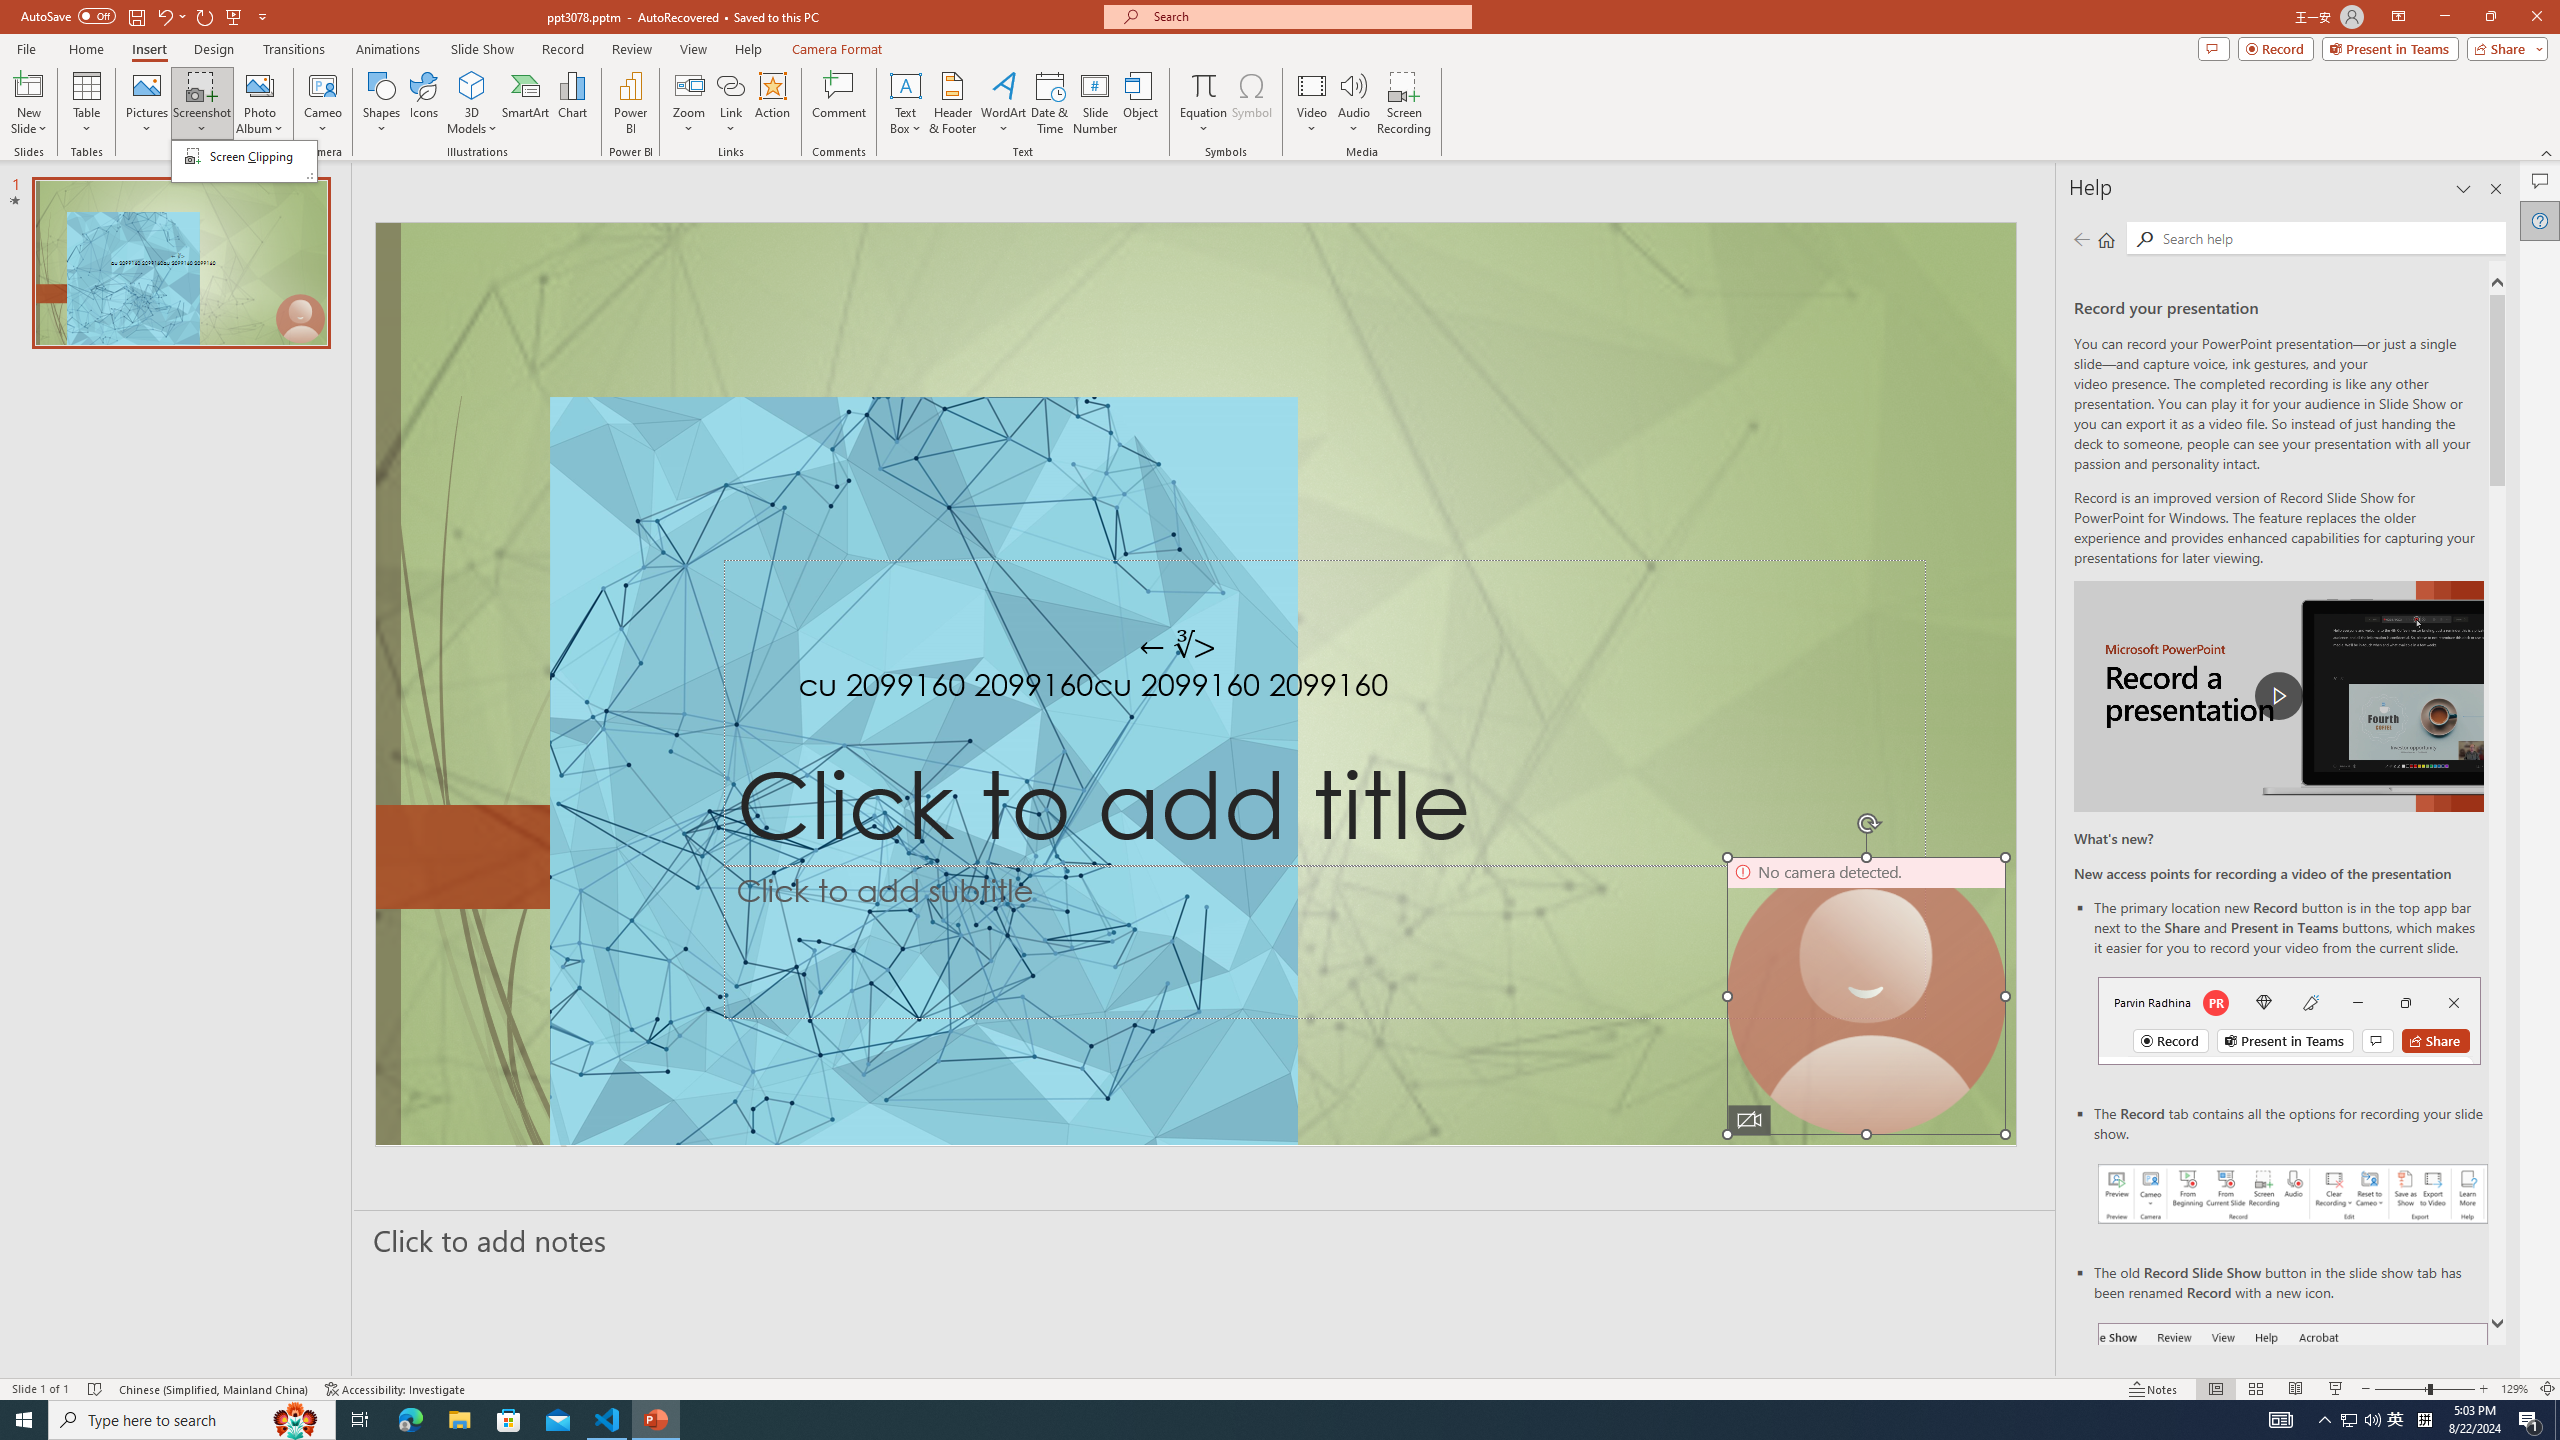  Describe the element at coordinates (244, 160) in the screenshot. I see `'&Screenshot'` at that location.